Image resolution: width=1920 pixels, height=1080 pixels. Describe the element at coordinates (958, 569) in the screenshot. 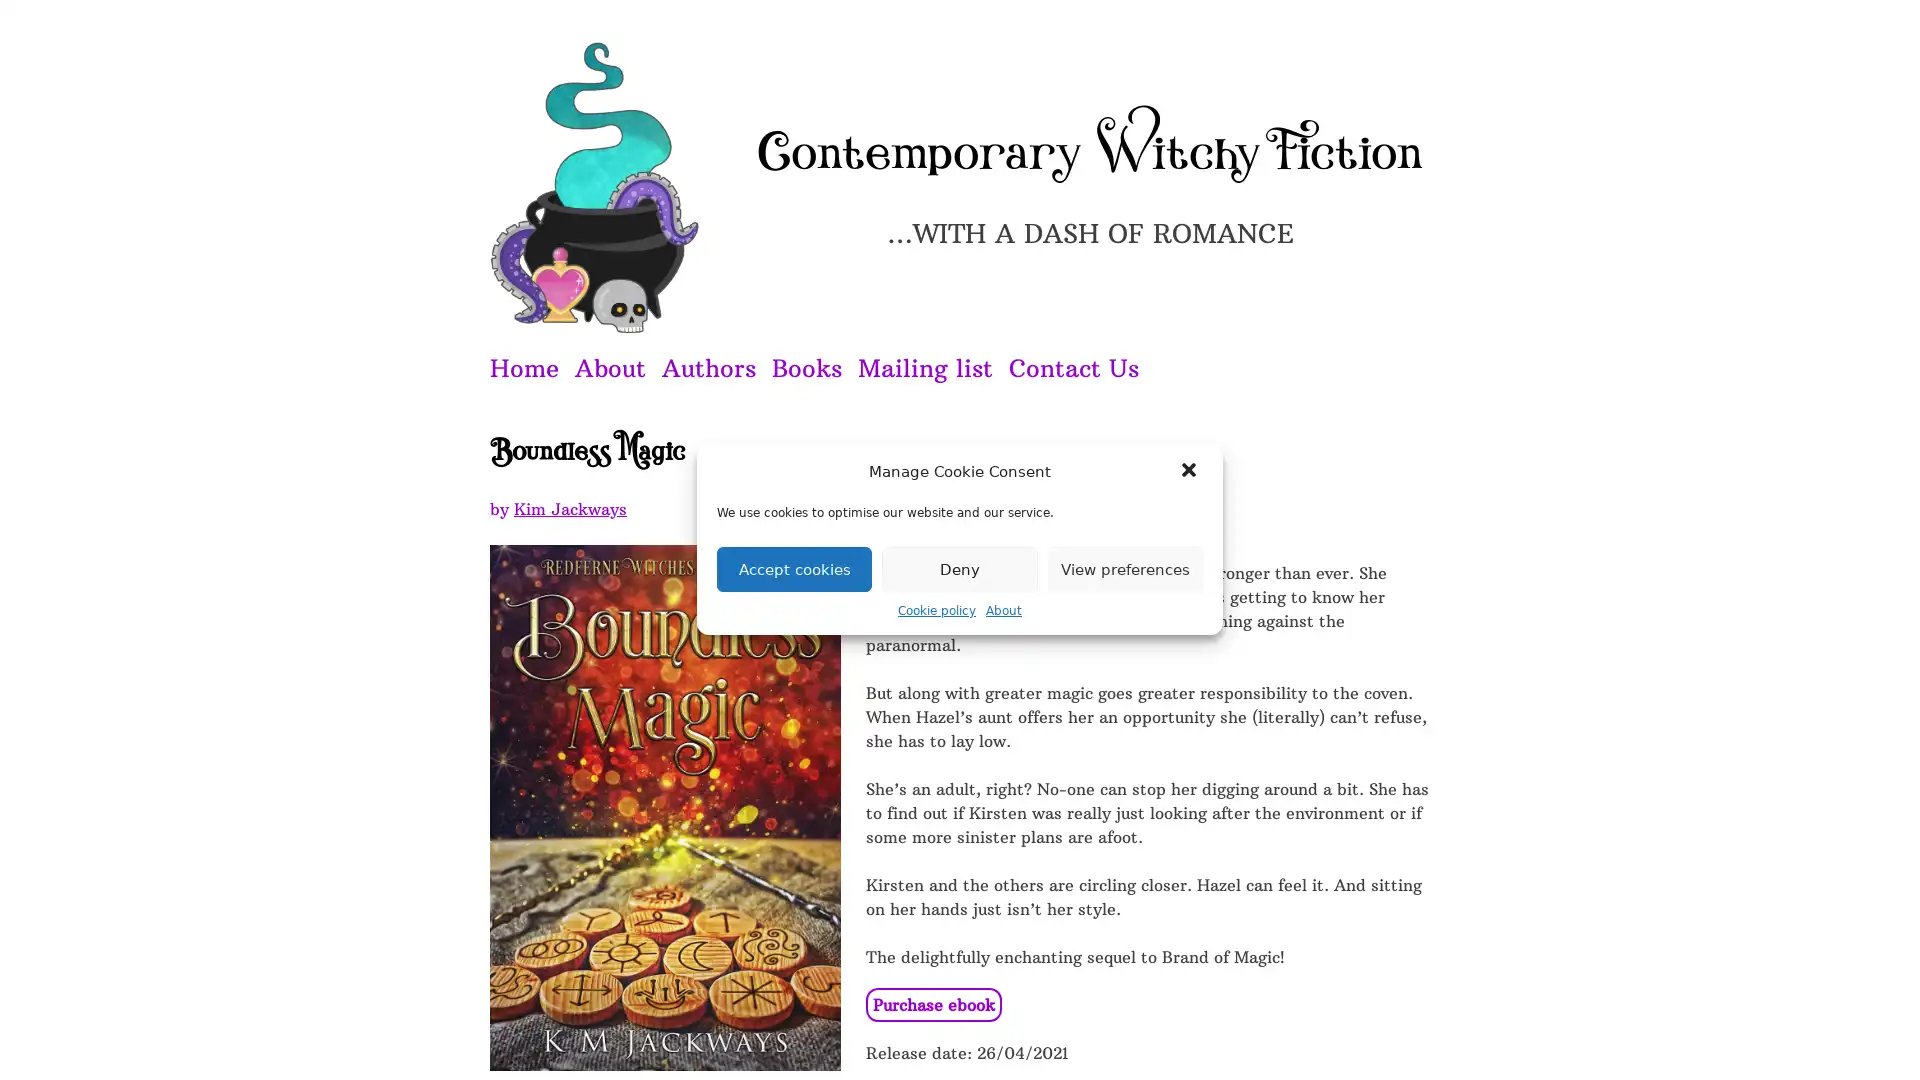

I see `Deny` at that location.